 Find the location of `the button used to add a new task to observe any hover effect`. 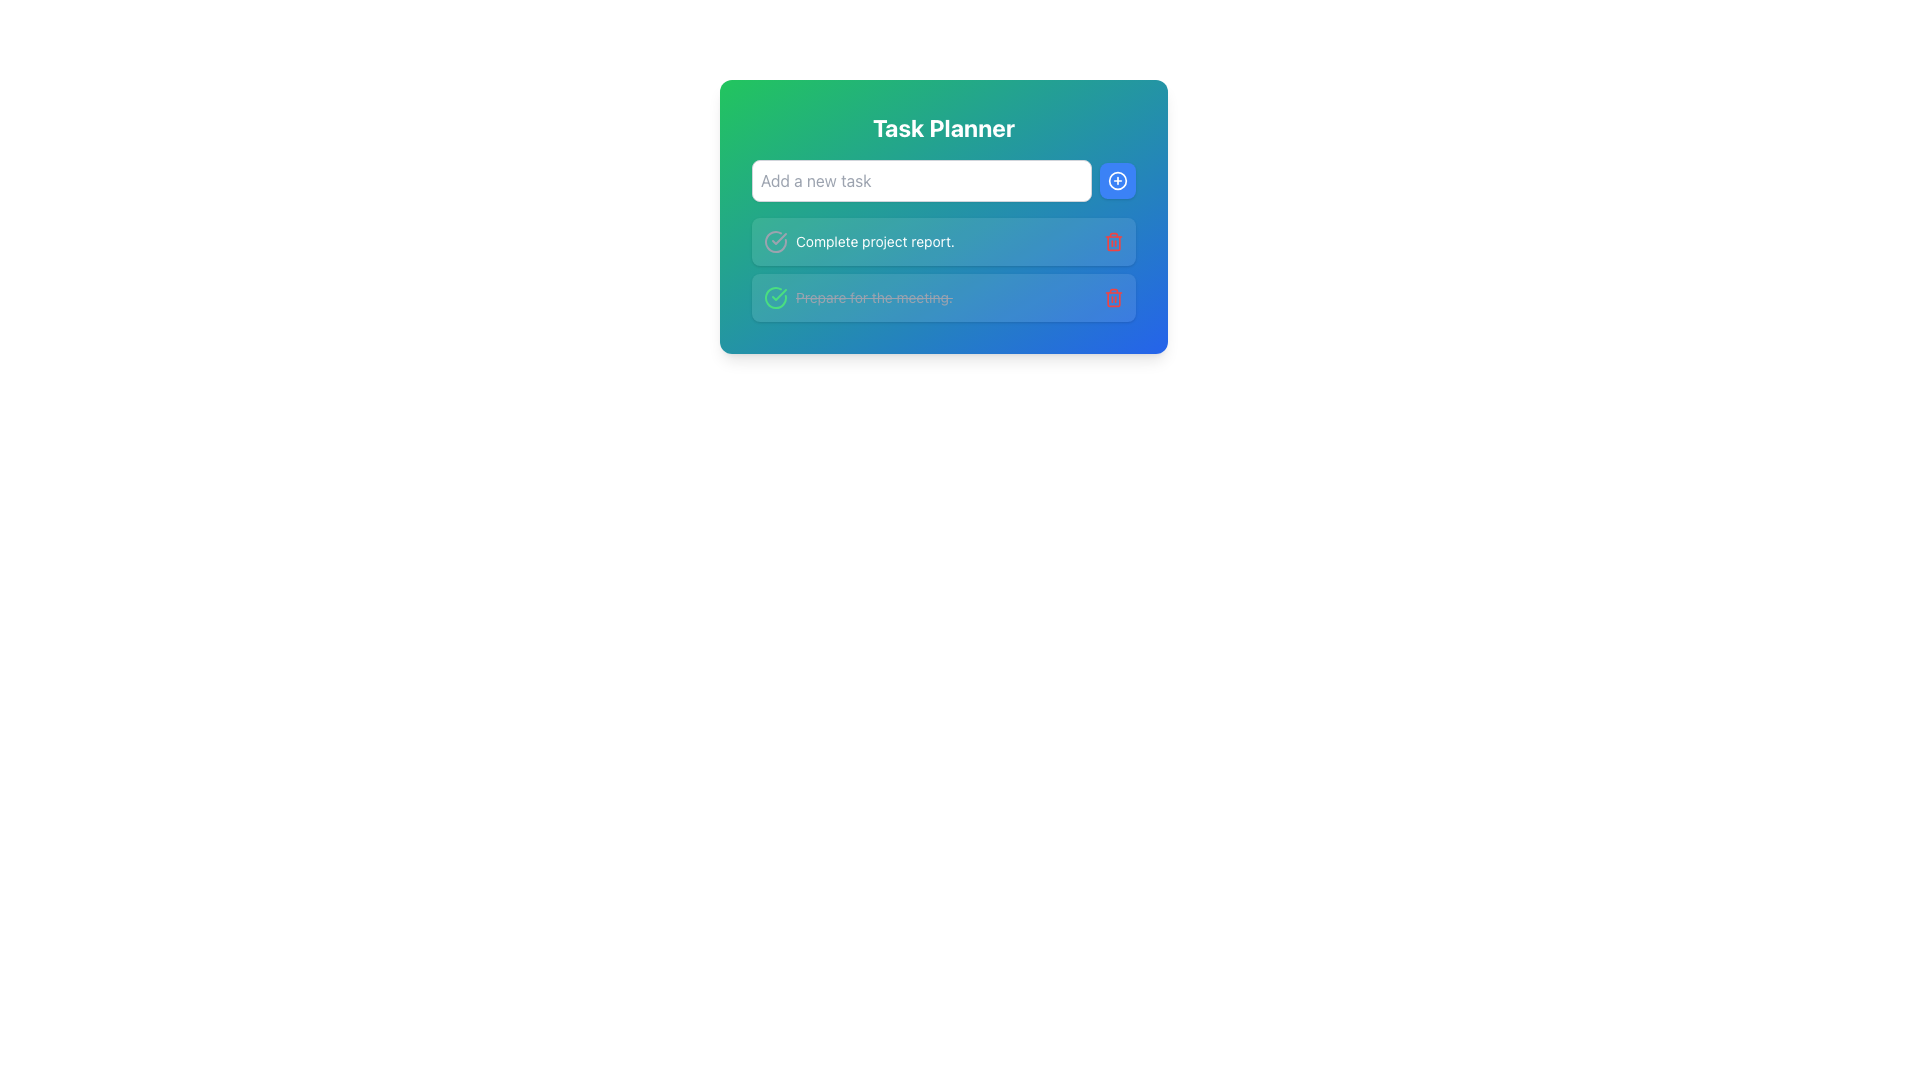

the button used to add a new task to observe any hover effect is located at coordinates (1117, 181).